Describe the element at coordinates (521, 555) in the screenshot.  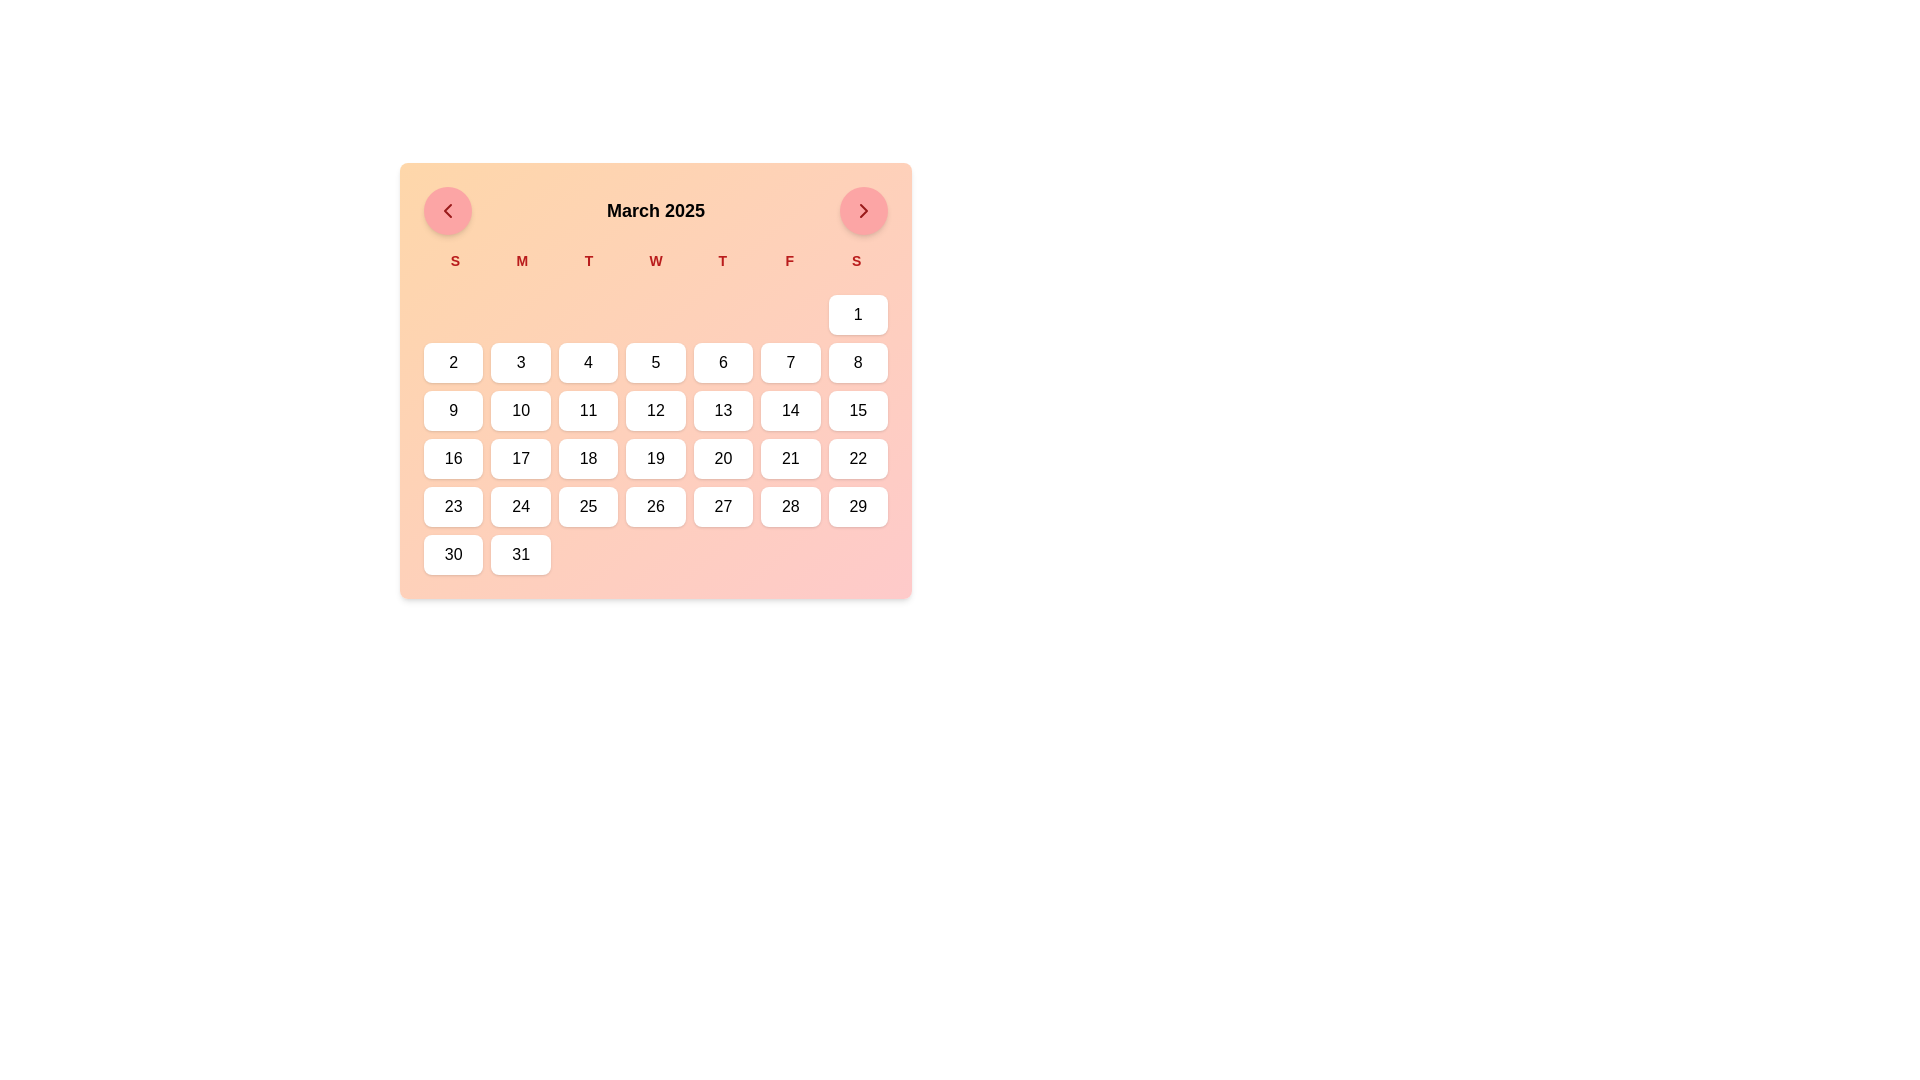
I see `the rounded rectangular button labeled '31' in the calendar interface` at that location.